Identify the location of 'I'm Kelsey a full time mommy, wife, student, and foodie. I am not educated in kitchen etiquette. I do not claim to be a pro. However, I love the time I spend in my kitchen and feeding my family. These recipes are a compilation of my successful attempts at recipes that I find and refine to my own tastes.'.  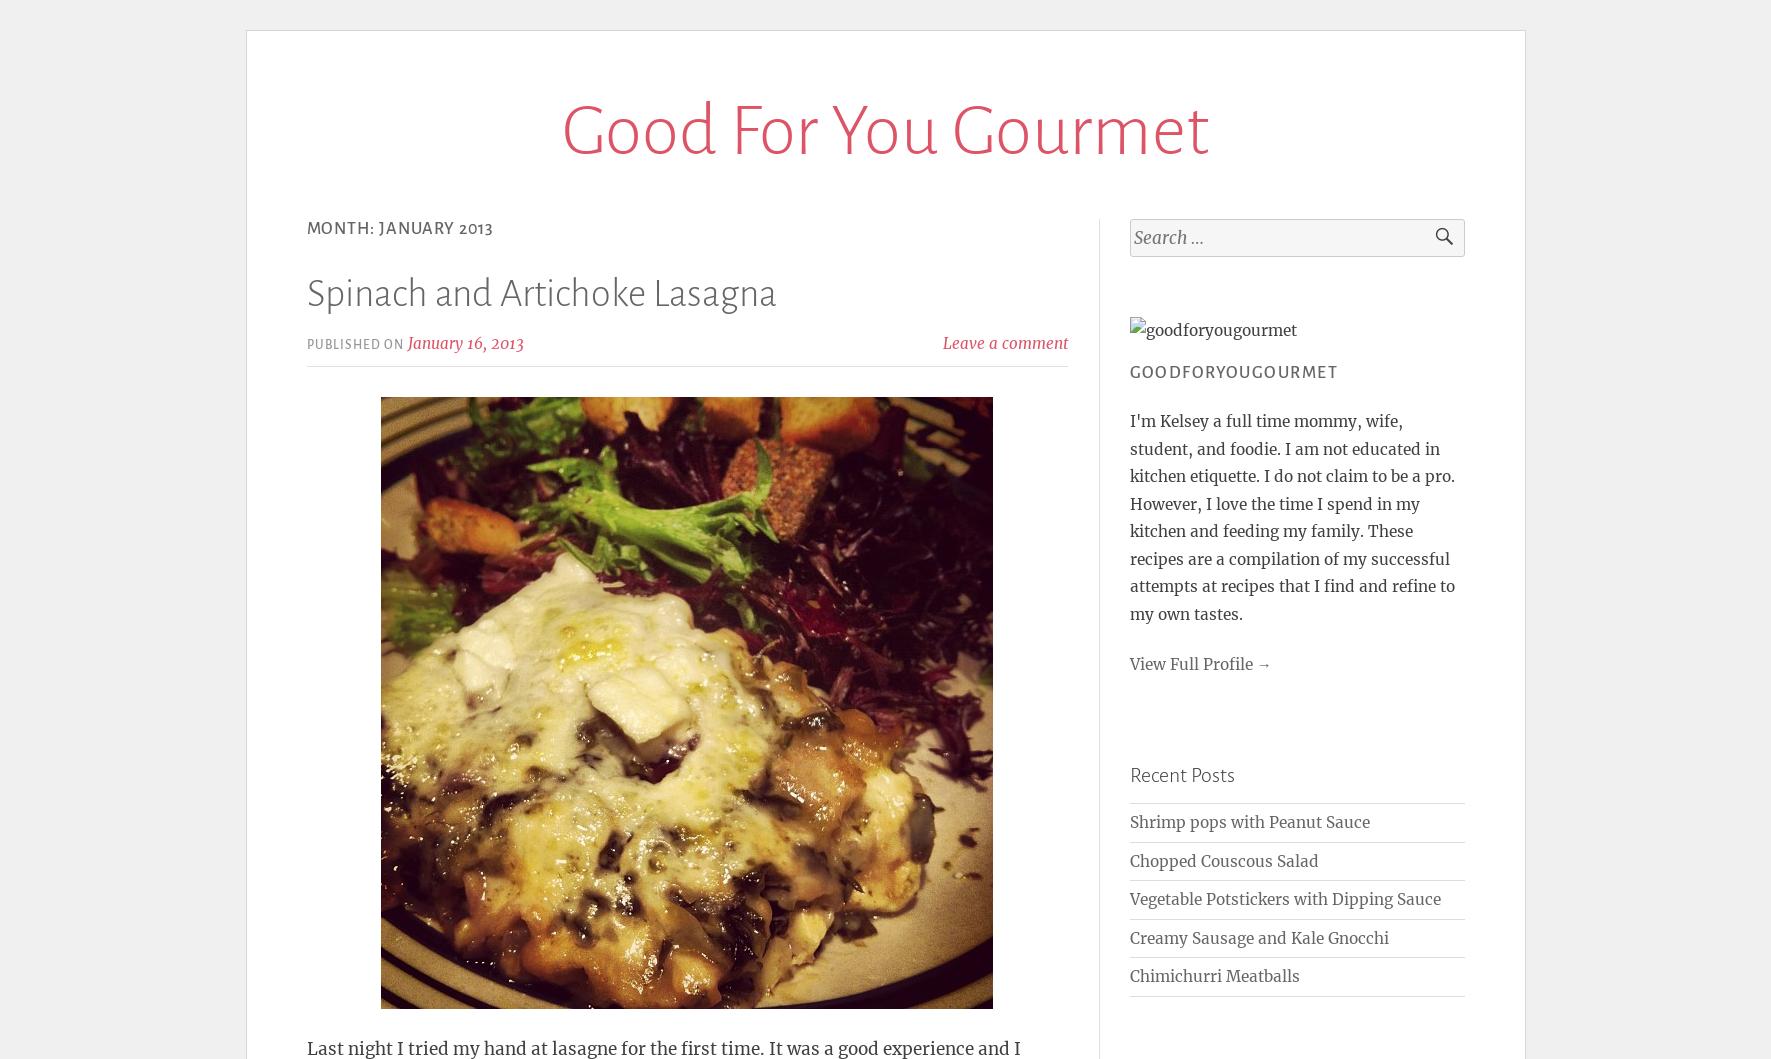
(1128, 517).